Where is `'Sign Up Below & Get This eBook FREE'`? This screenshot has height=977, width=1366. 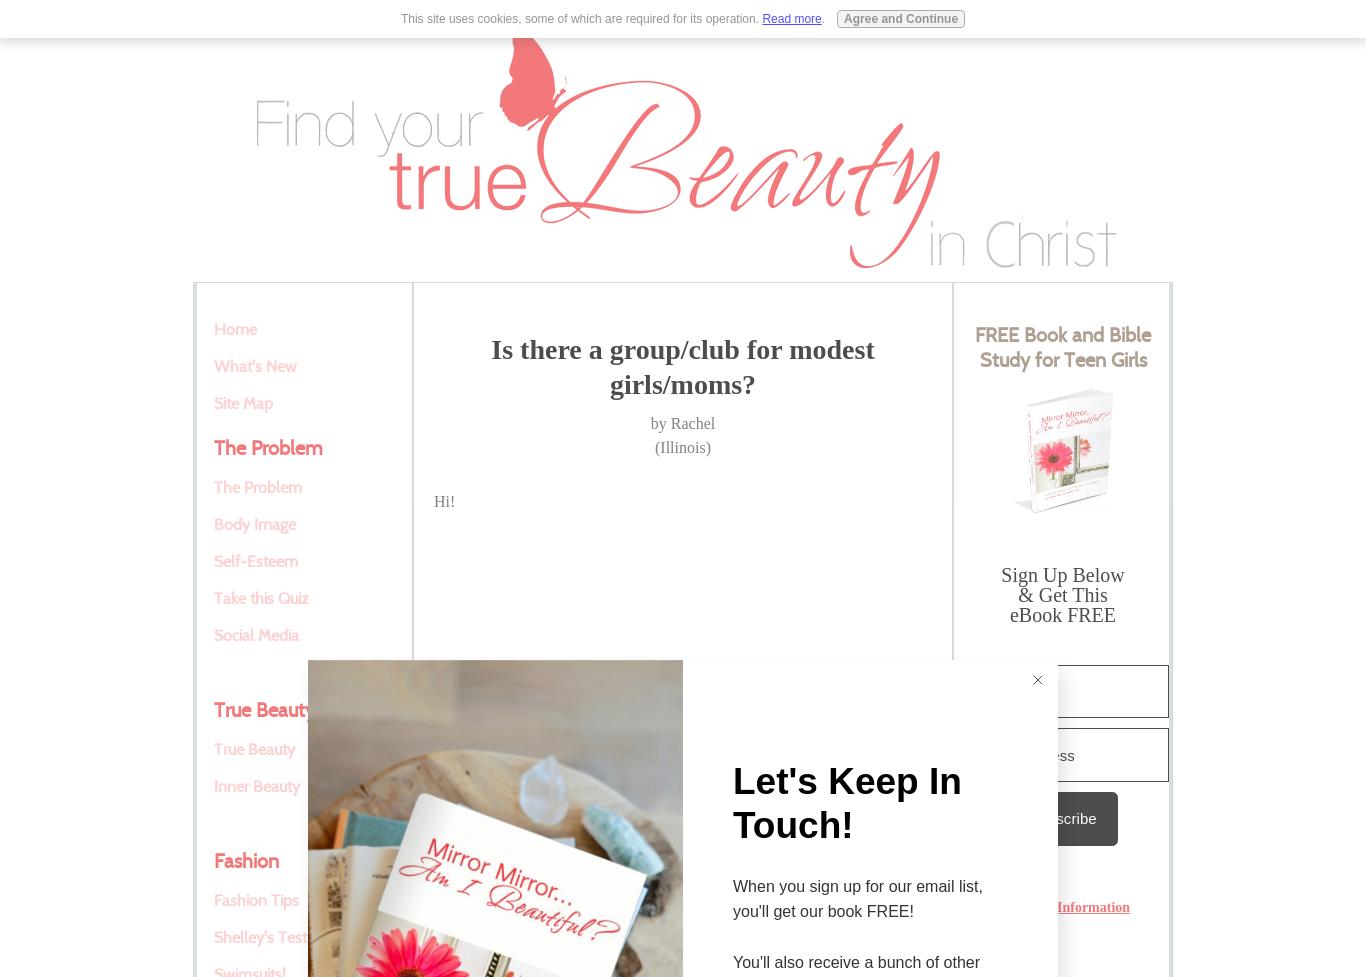
'Sign Up Below & Get This eBook FREE' is located at coordinates (1061, 593).